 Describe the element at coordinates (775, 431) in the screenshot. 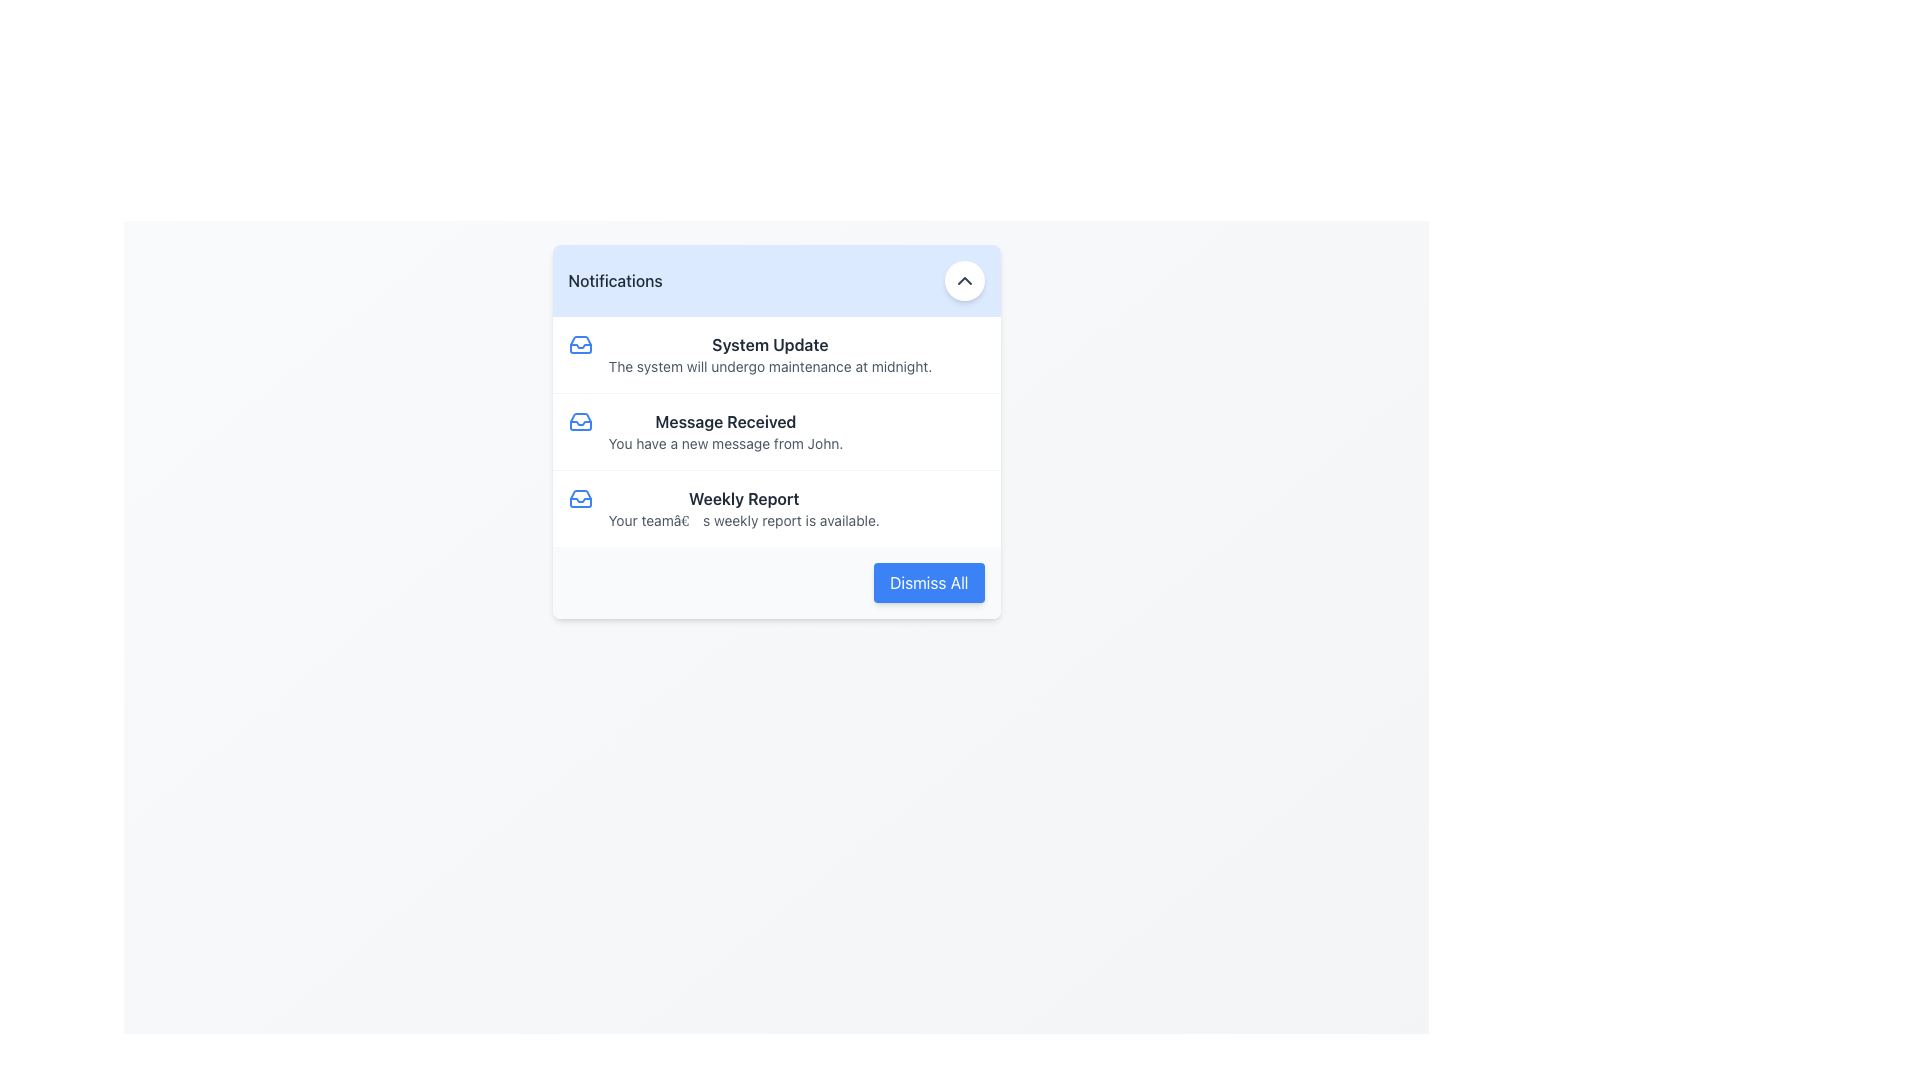

I see `the second notification item in the notifications card` at that location.